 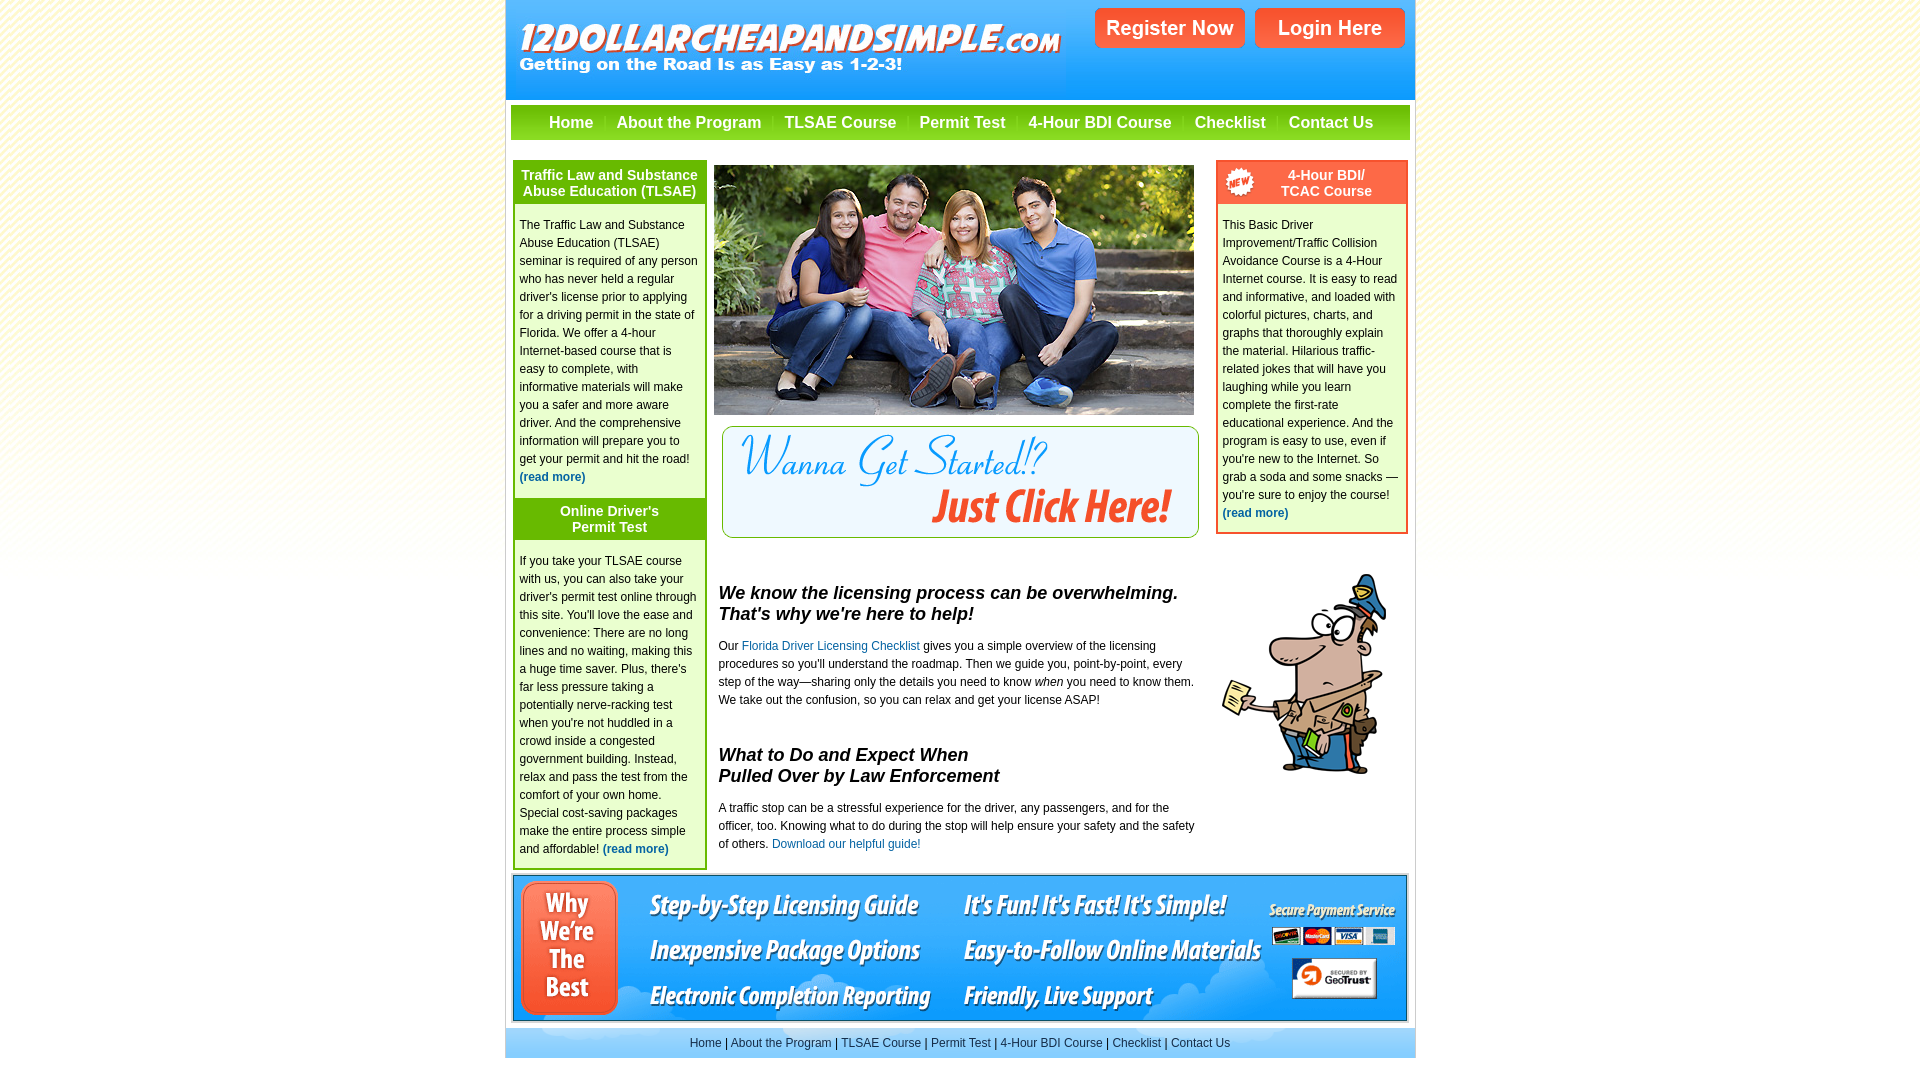 What do you see at coordinates (1136, 1041) in the screenshot?
I see `'Checklist'` at bounding box center [1136, 1041].